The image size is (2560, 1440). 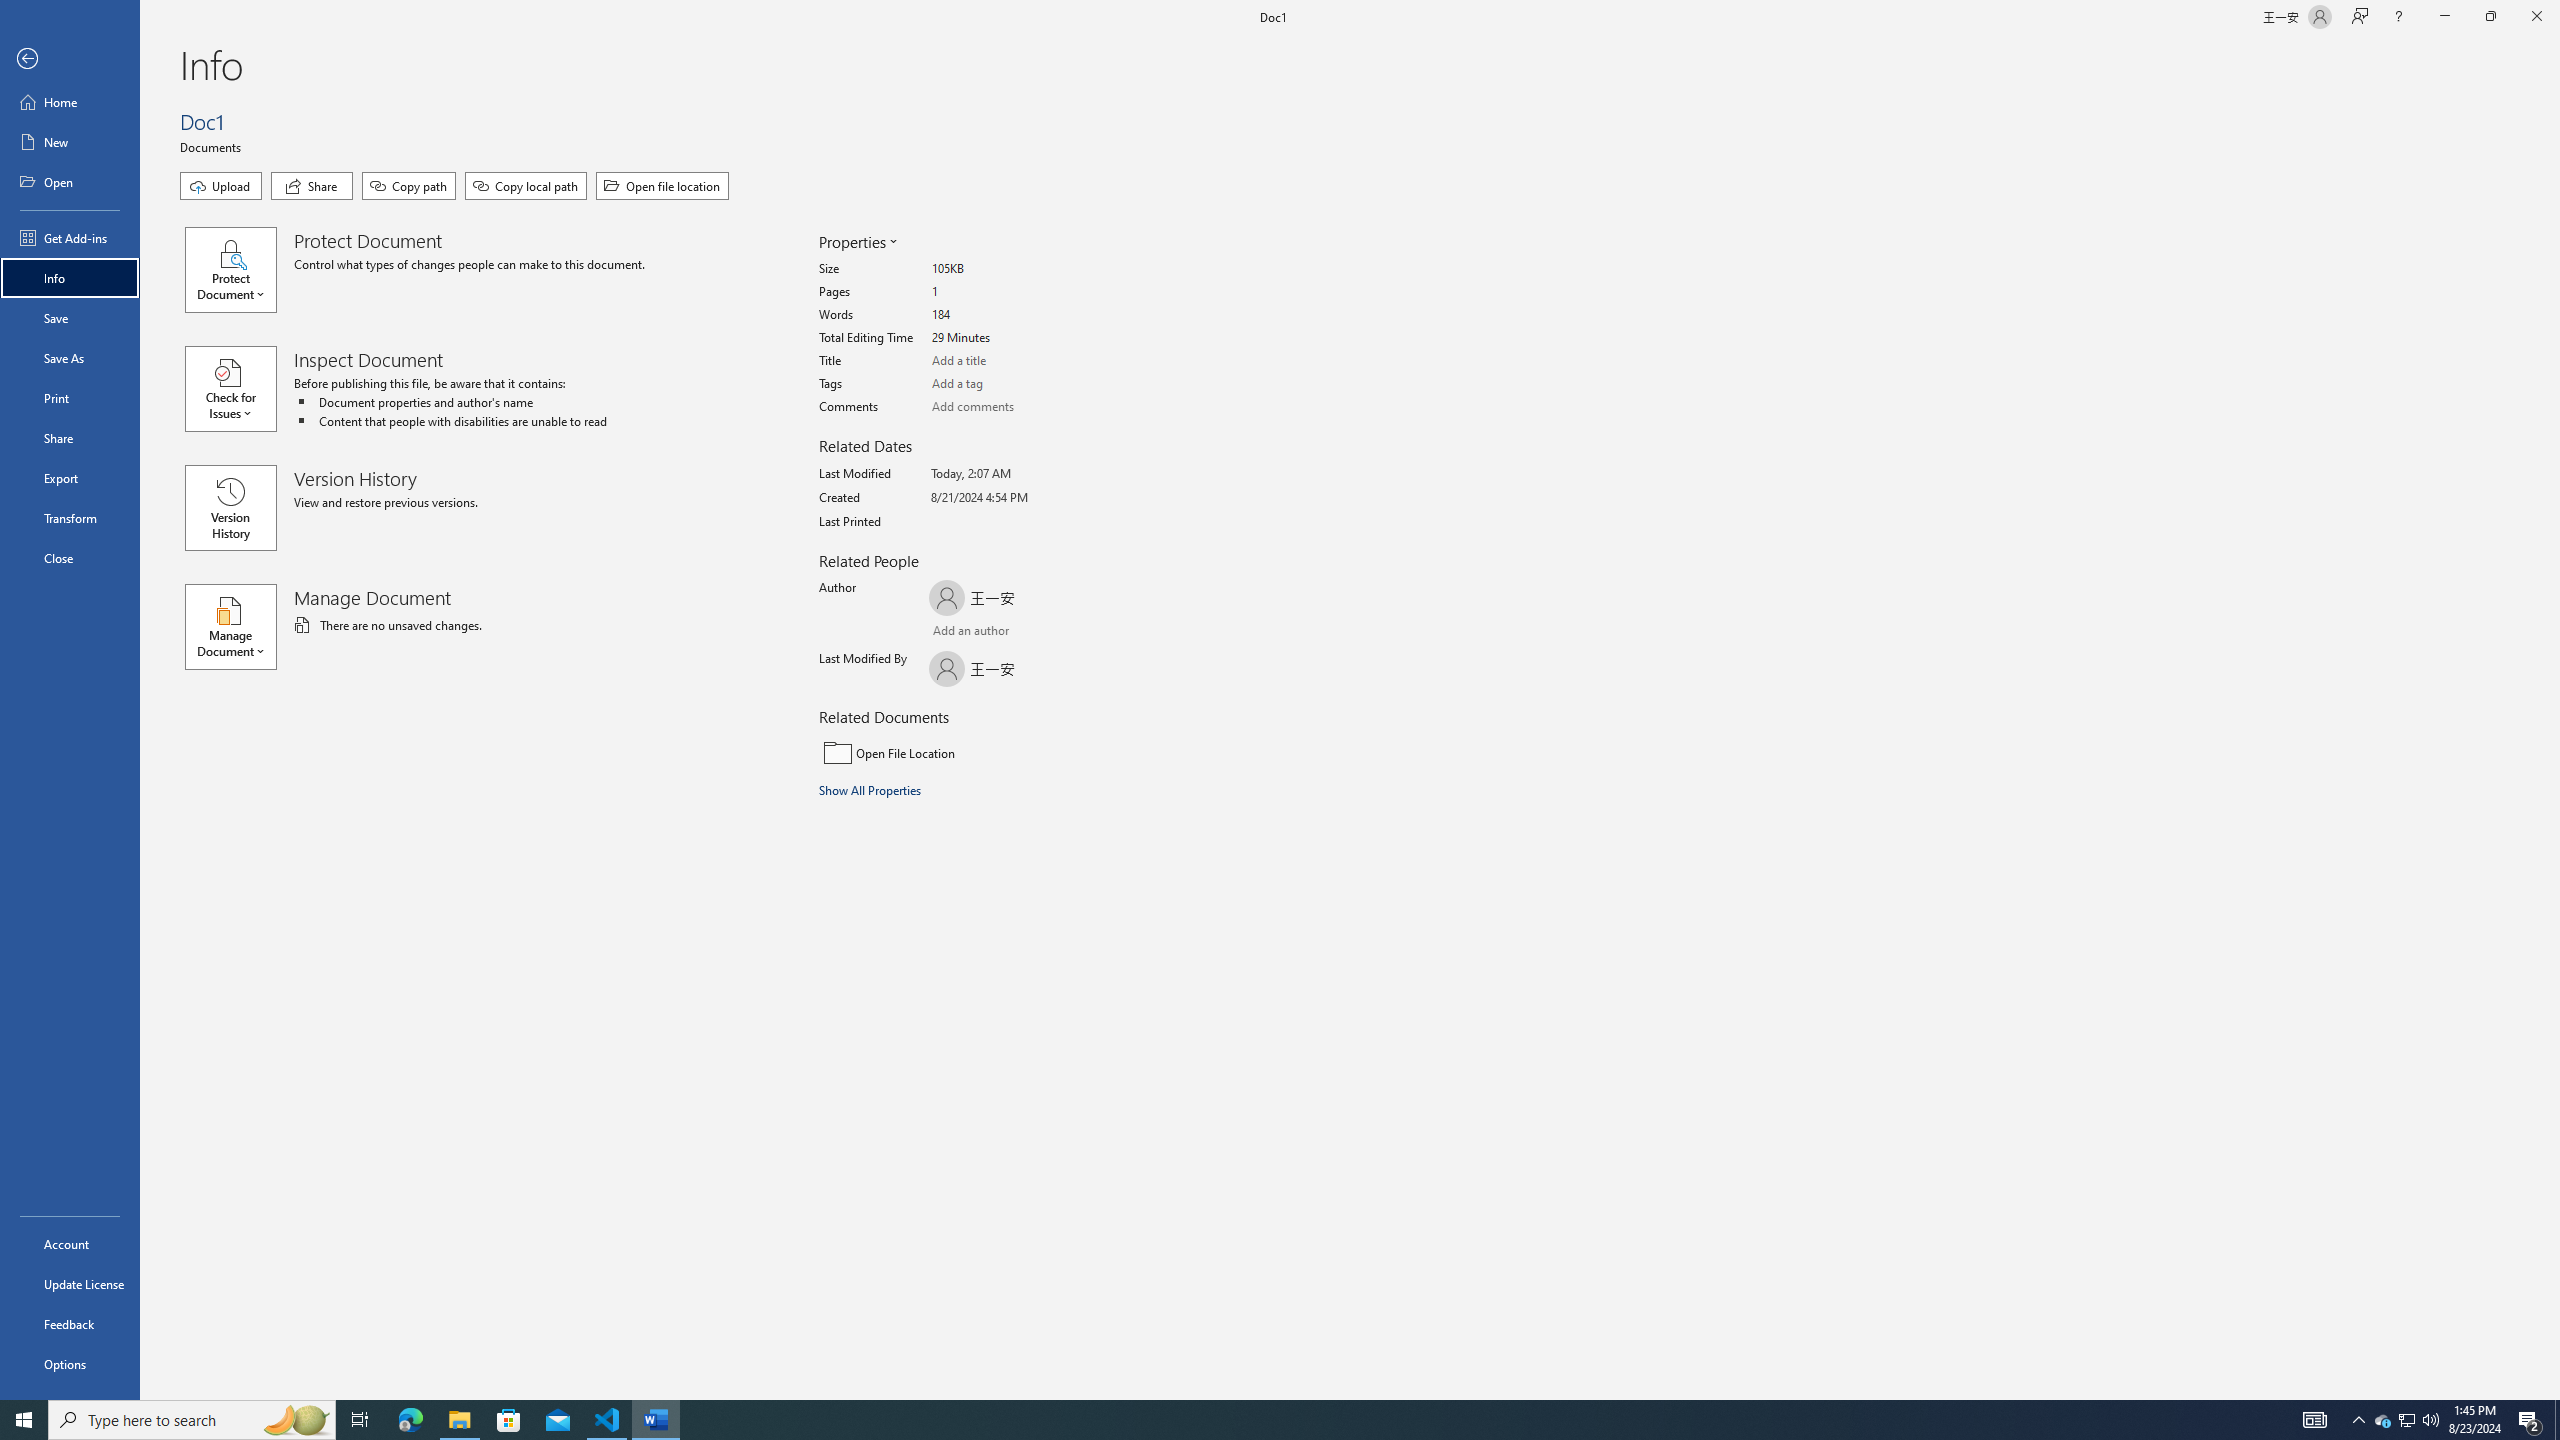 What do you see at coordinates (69, 397) in the screenshot?
I see `'Print'` at bounding box center [69, 397].